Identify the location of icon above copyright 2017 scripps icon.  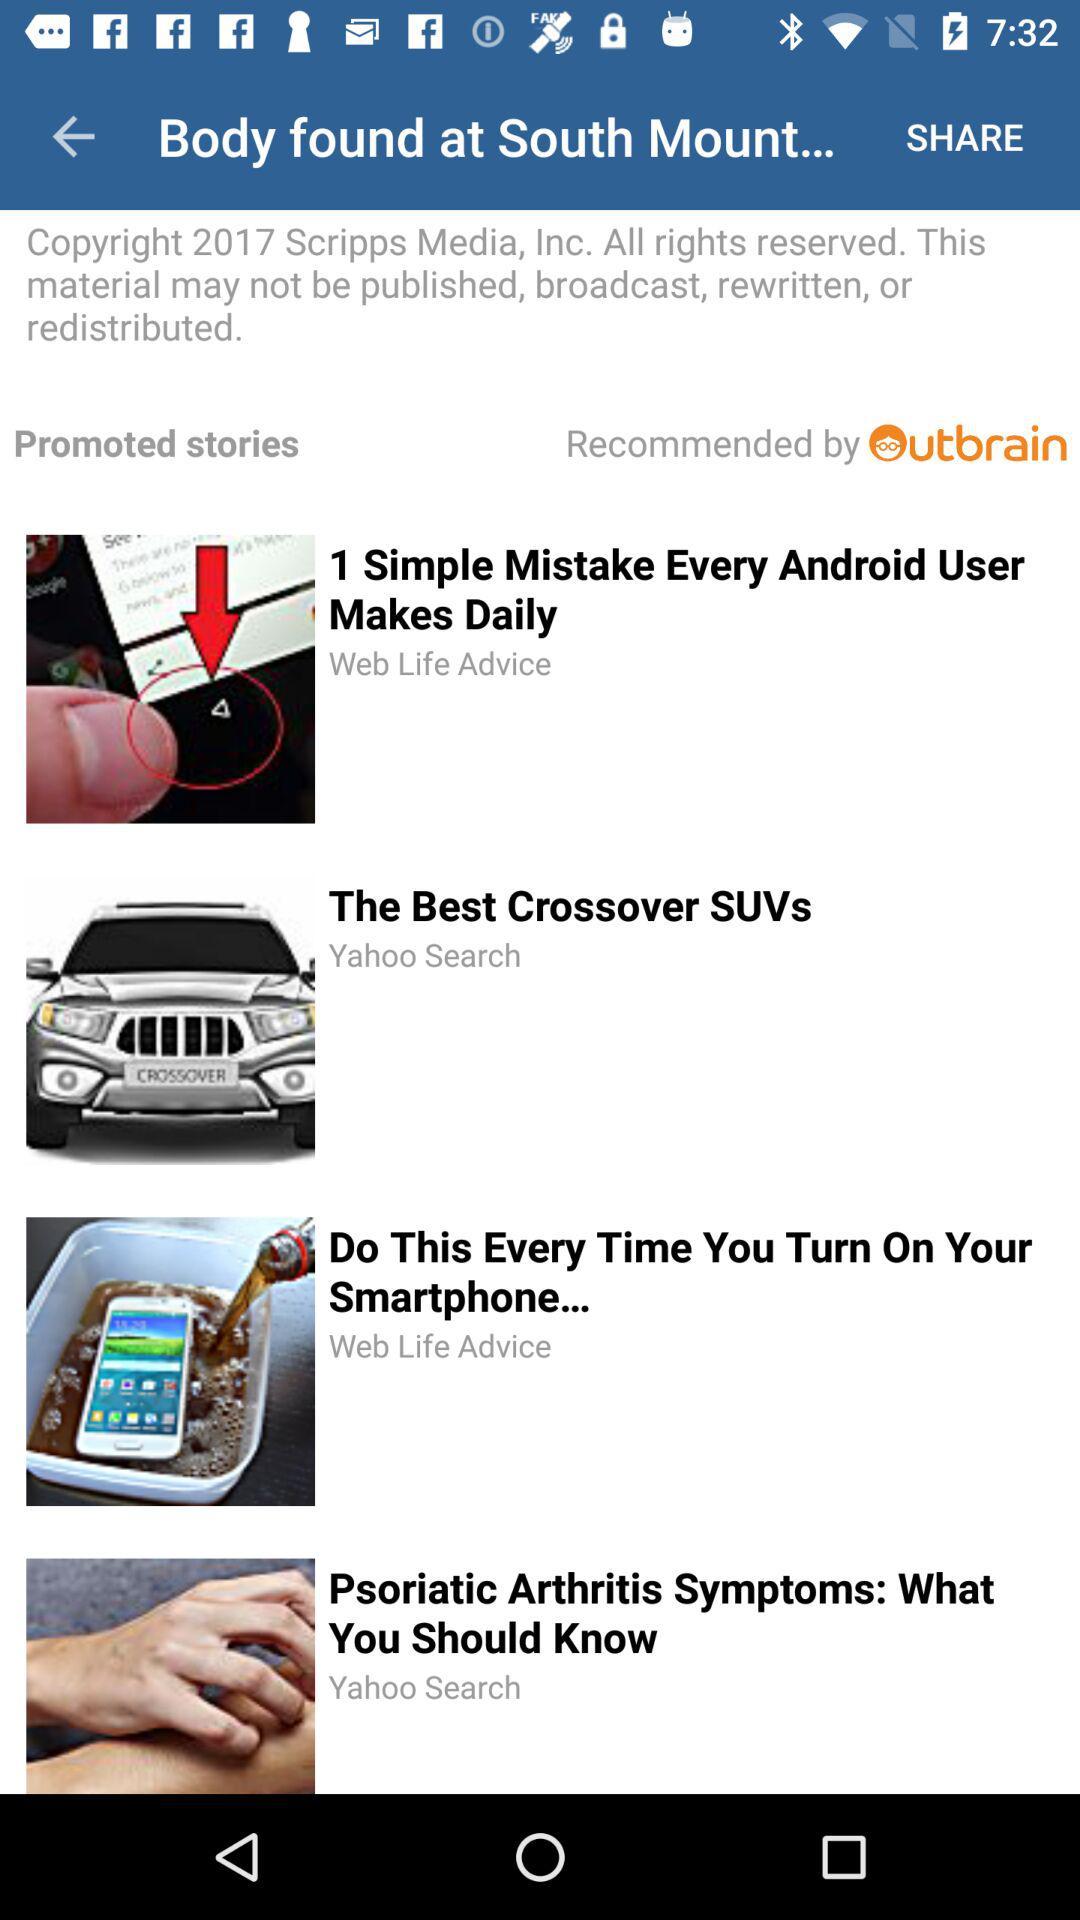
(72, 135).